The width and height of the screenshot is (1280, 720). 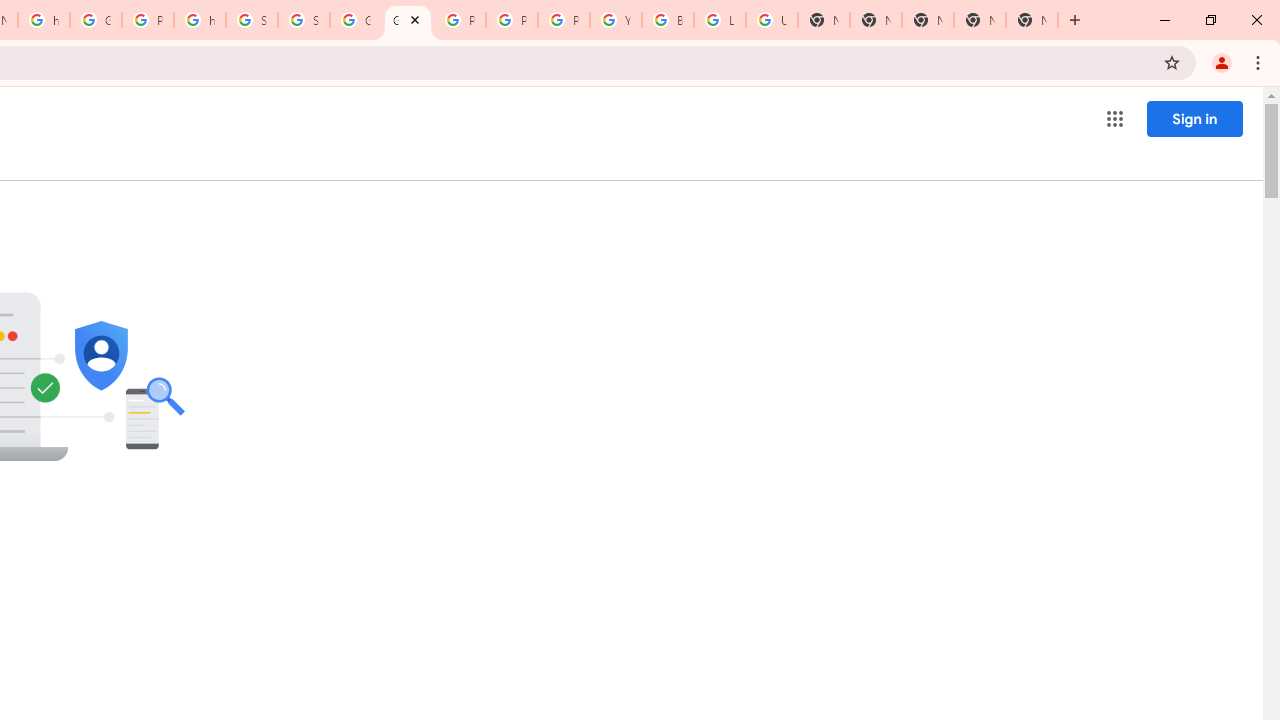 What do you see at coordinates (251, 20) in the screenshot?
I see `'Sign in - Google Accounts'` at bounding box center [251, 20].